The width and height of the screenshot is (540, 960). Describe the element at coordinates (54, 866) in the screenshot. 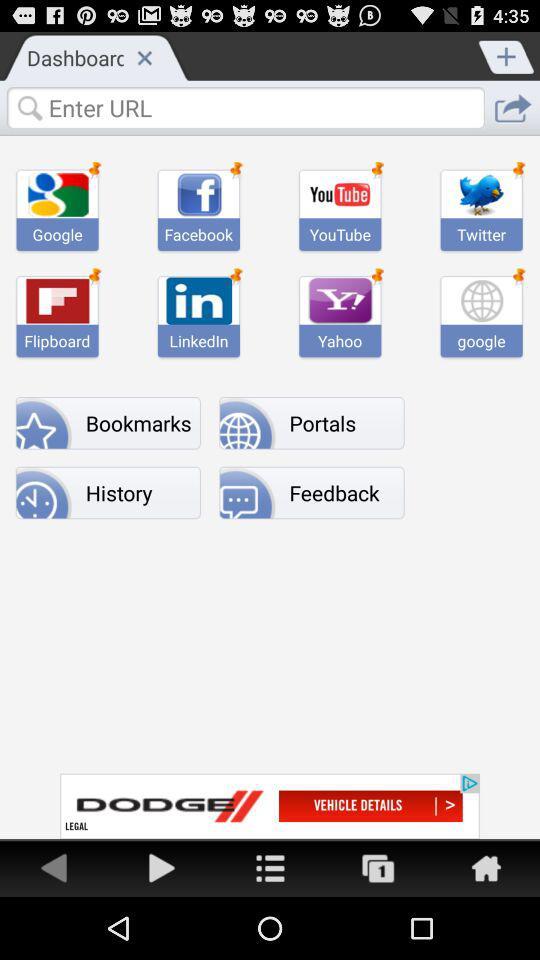

I see `previous` at that location.